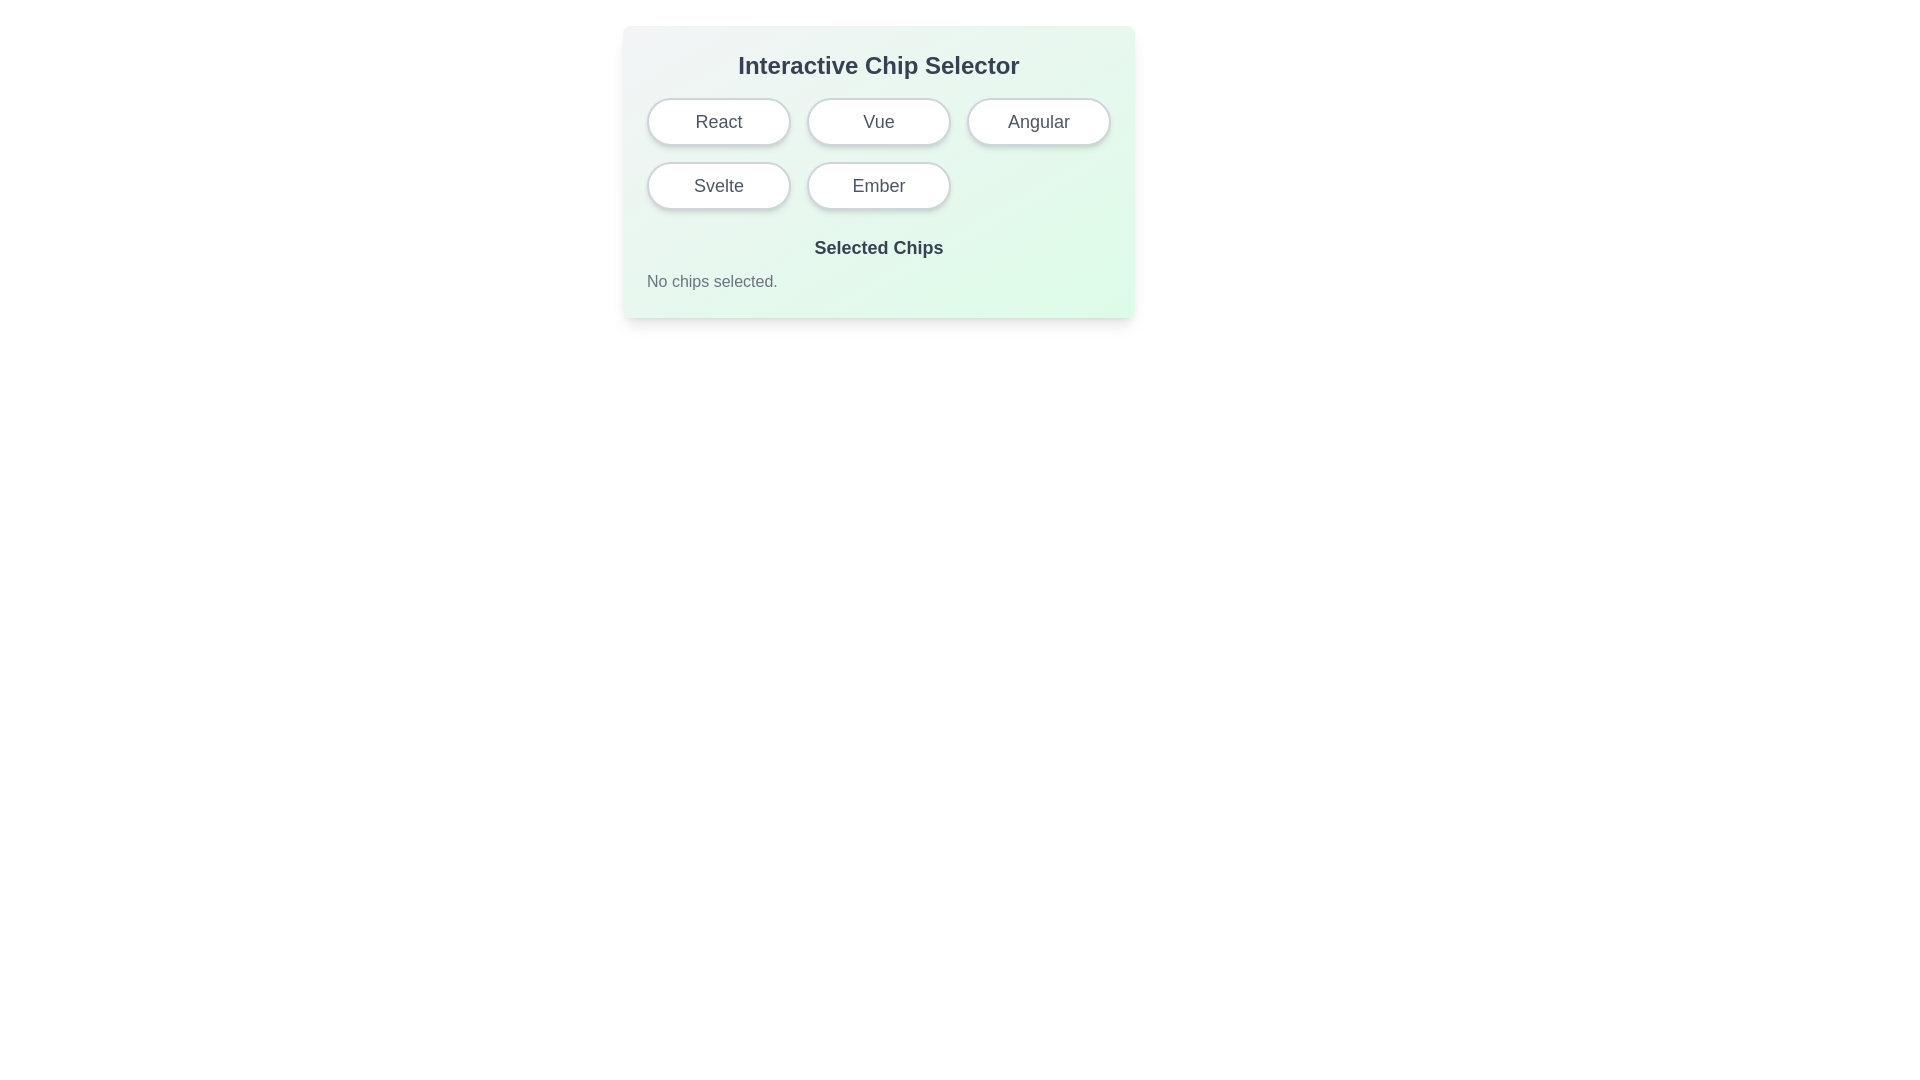  What do you see at coordinates (719, 185) in the screenshot?
I see `the pill-shaped button labeled 'Svelte' with a white background and gray border` at bounding box center [719, 185].